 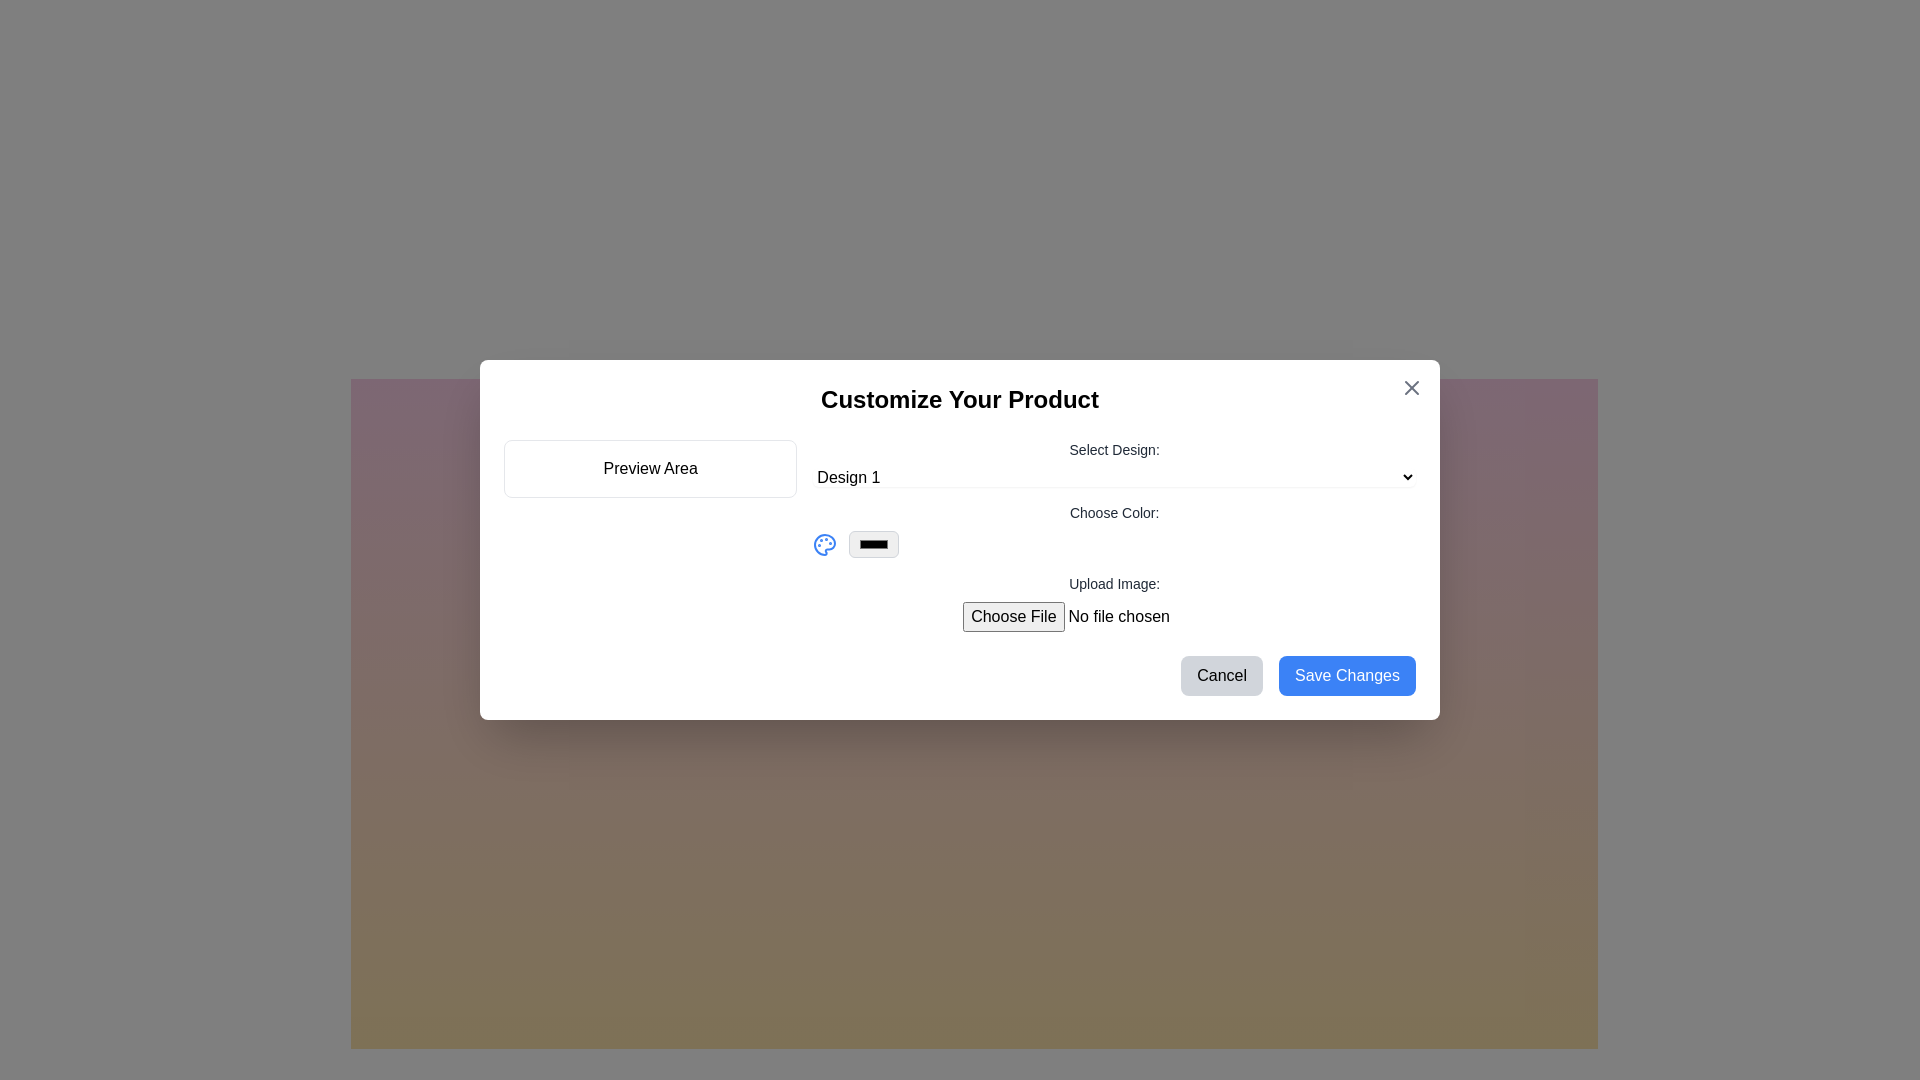 I want to click on the Decorative SVG palette icon located in the 'Choose Color' section, so click(x=825, y=544).